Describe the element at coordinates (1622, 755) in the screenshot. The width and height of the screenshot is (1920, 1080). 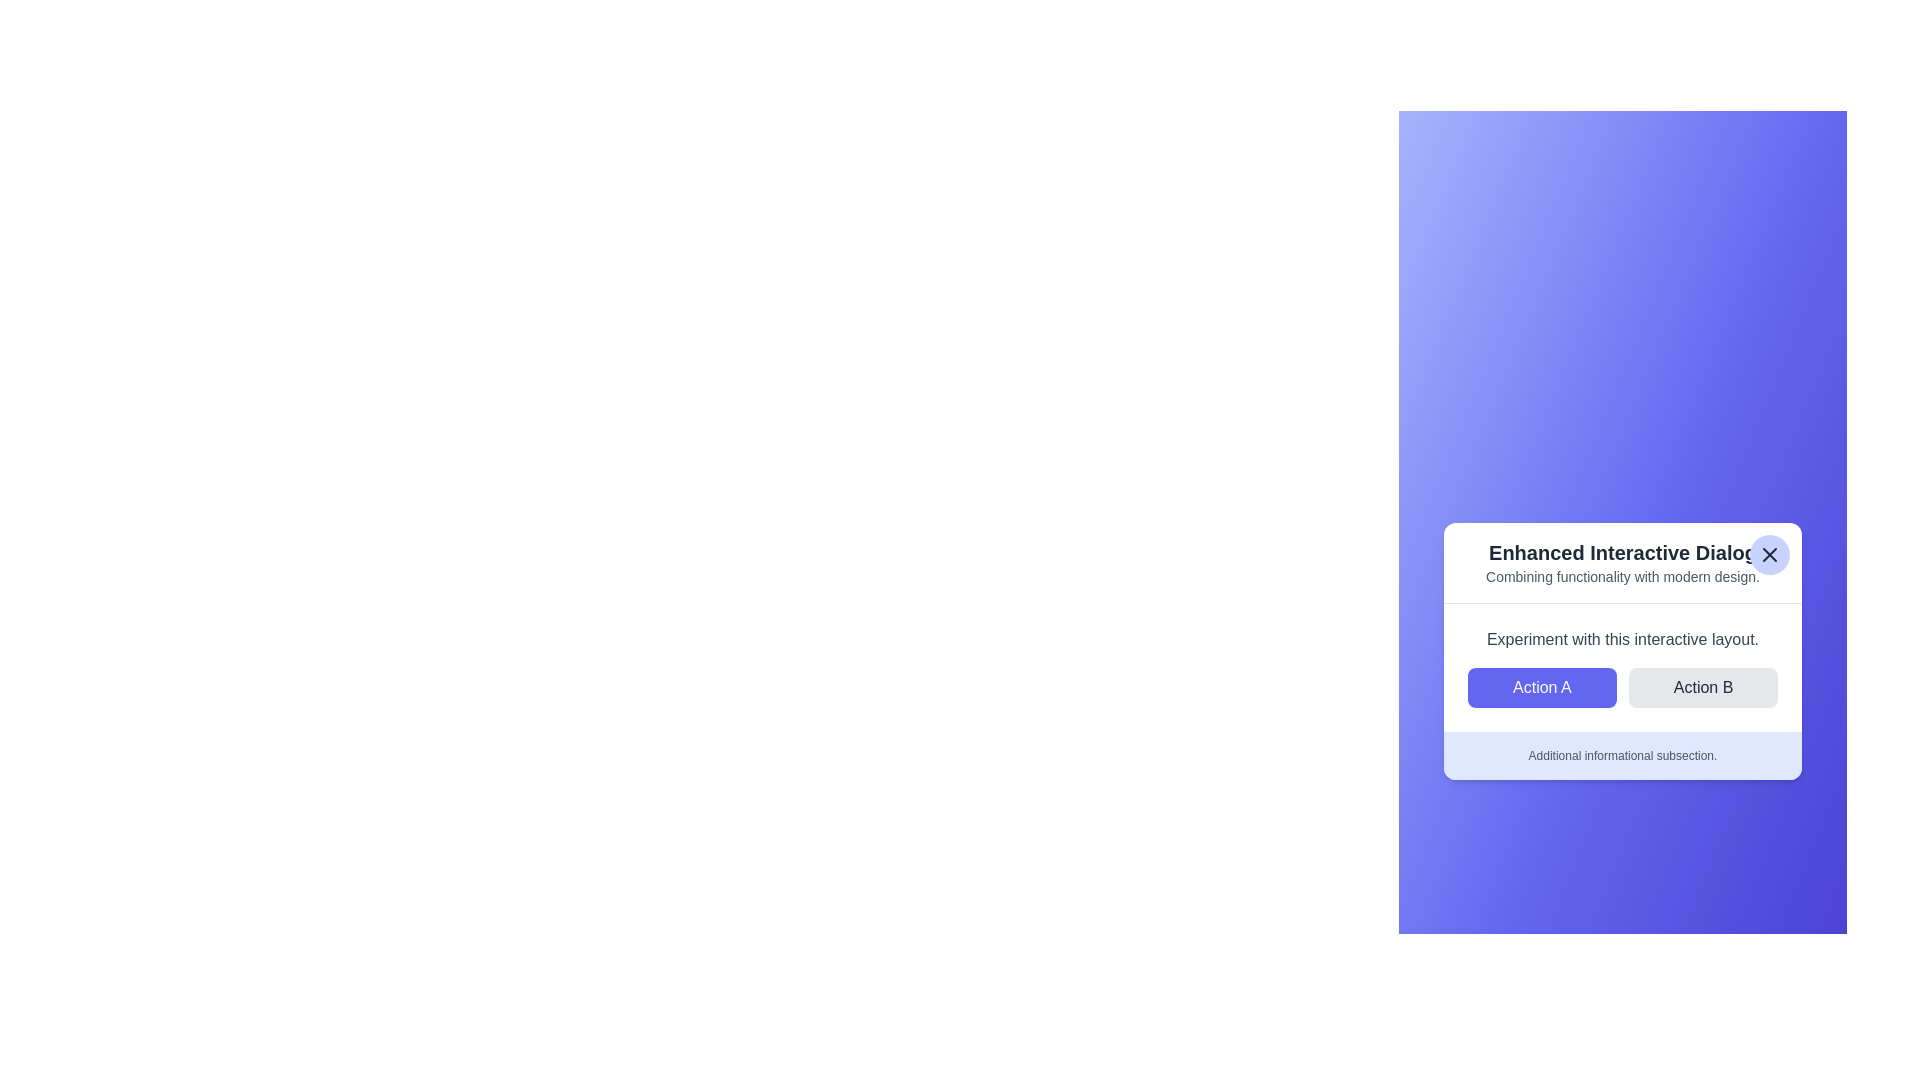
I see `the Informational text section located at the bottom of the main dialog box, which spans the full width beneath the buttons labeled 'Action A' and 'Action B.'` at that location.